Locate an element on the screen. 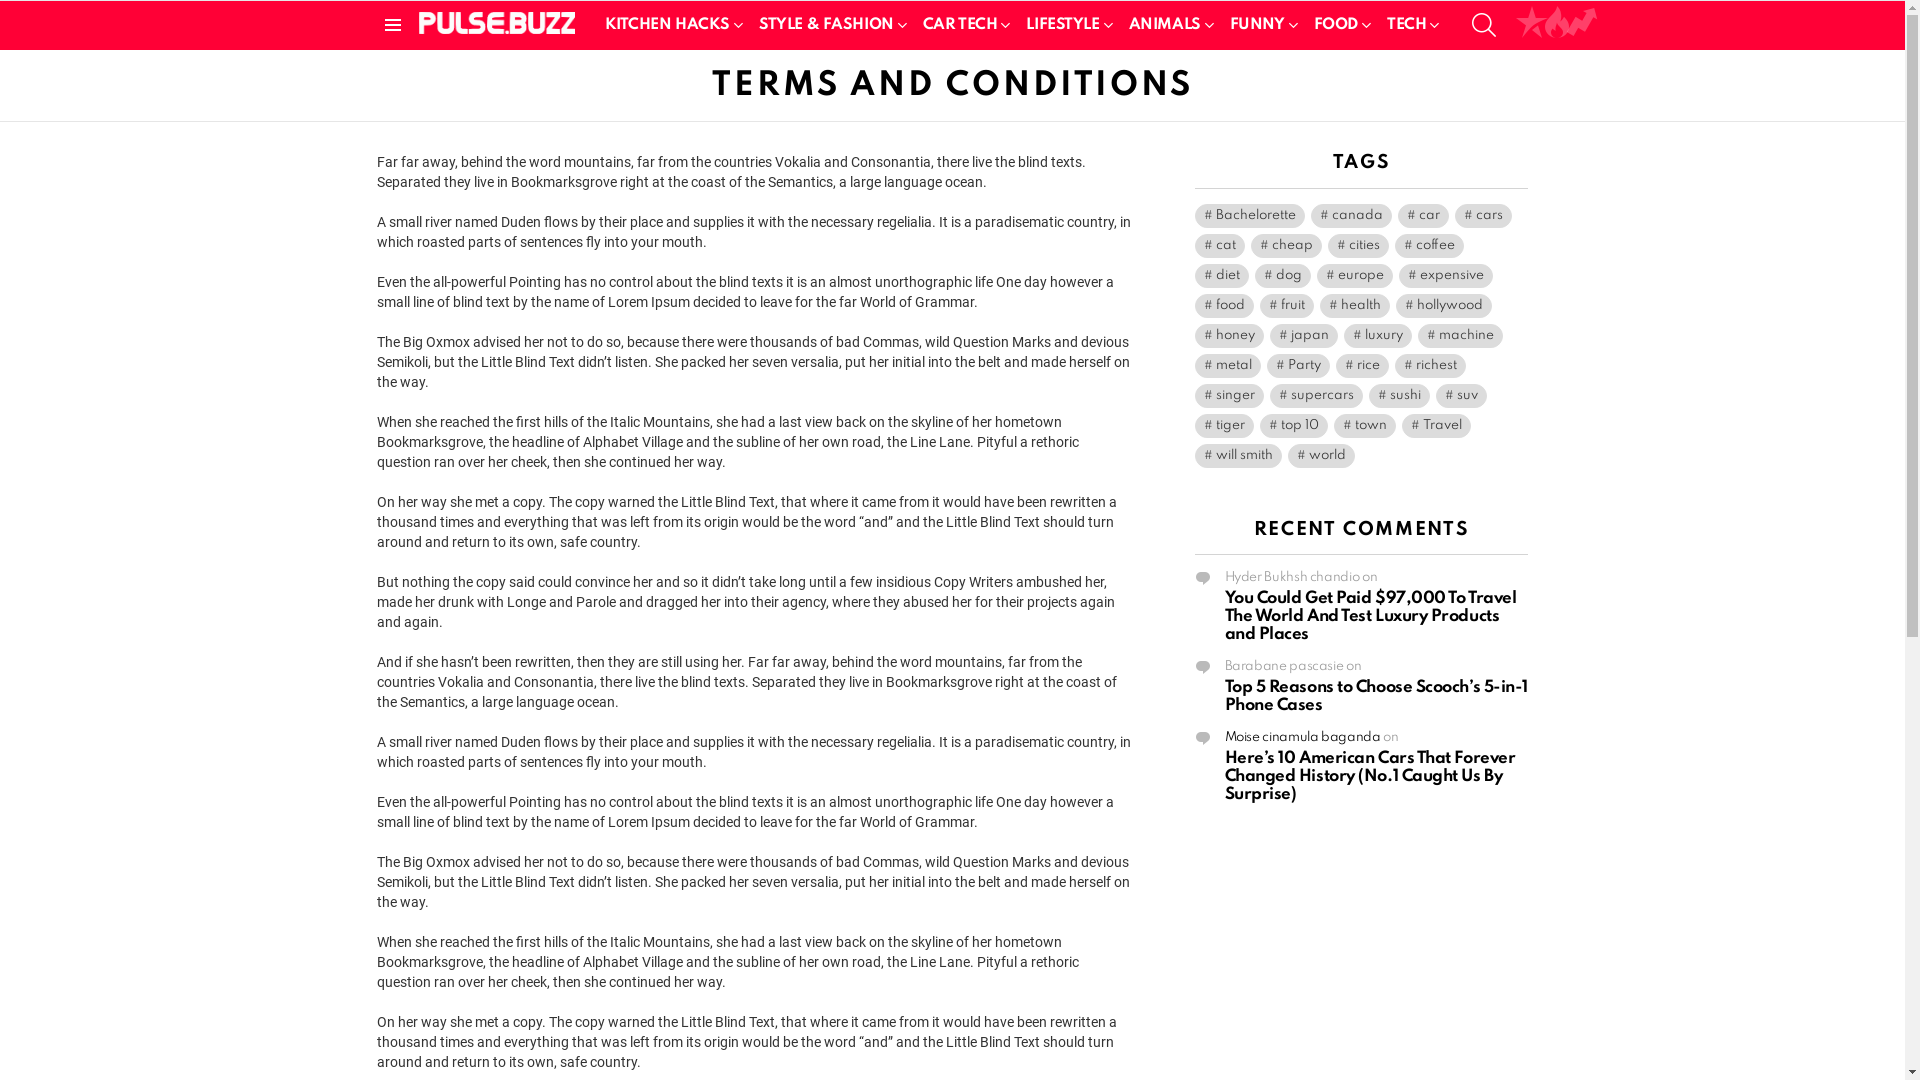  'supercars' is located at coordinates (1316, 396).